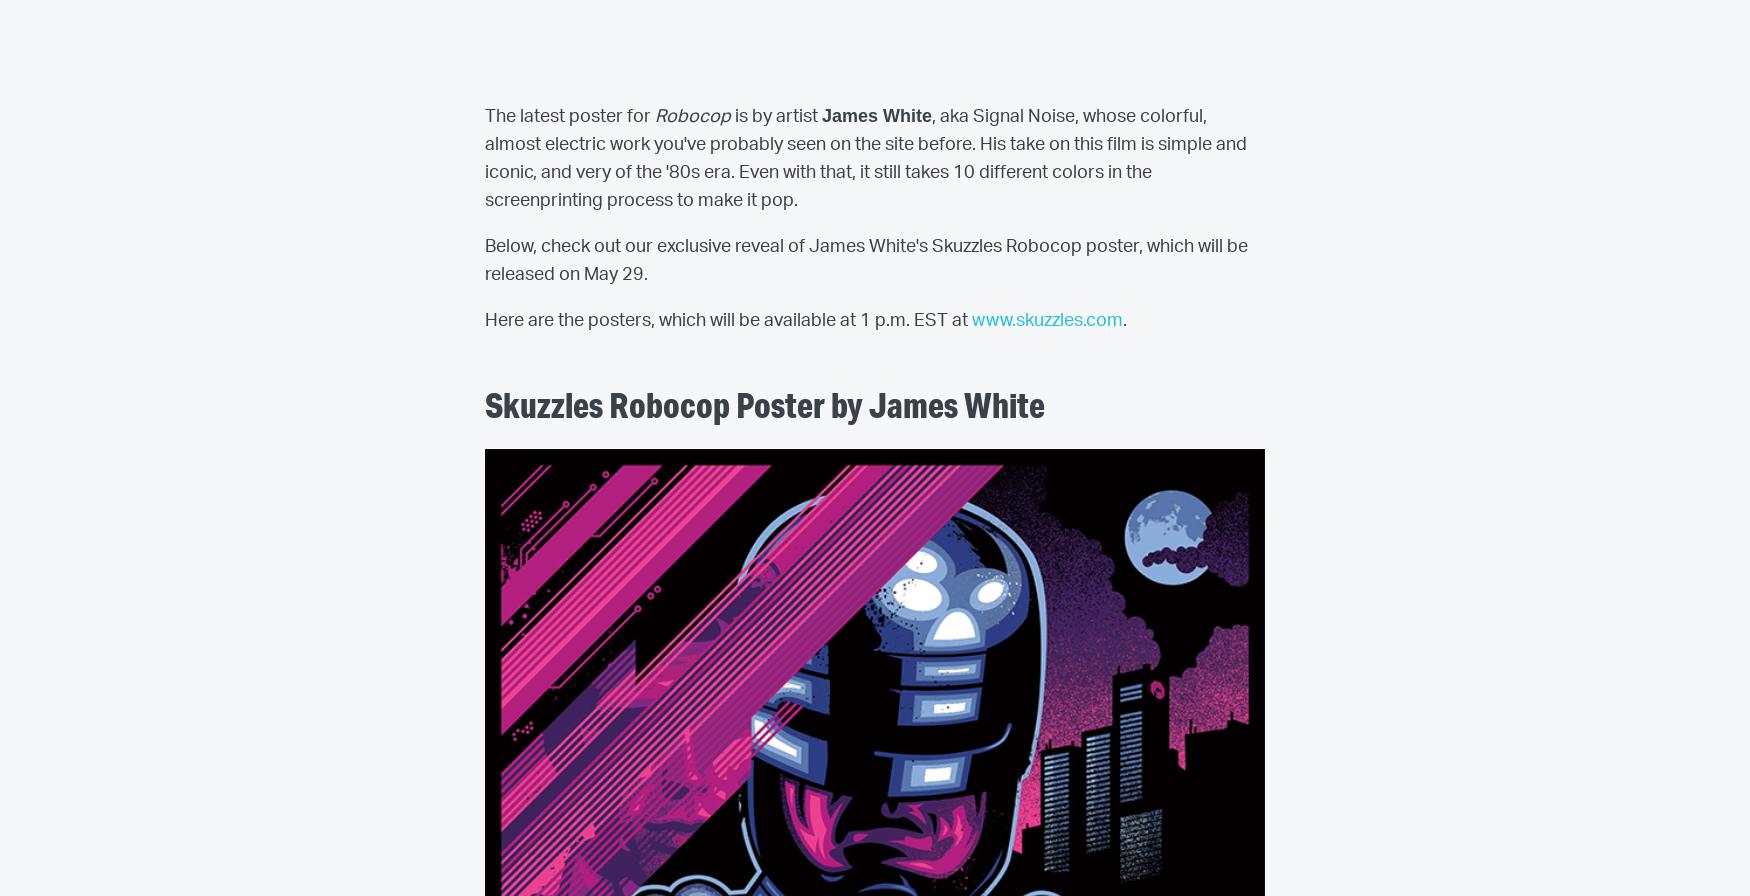 This screenshot has width=1750, height=896. Describe the element at coordinates (866, 260) in the screenshot. I see `'Below, check out our exclusive reveal of James White's Skuzzles Robocop poster, which will be released on May 29.'` at that location.